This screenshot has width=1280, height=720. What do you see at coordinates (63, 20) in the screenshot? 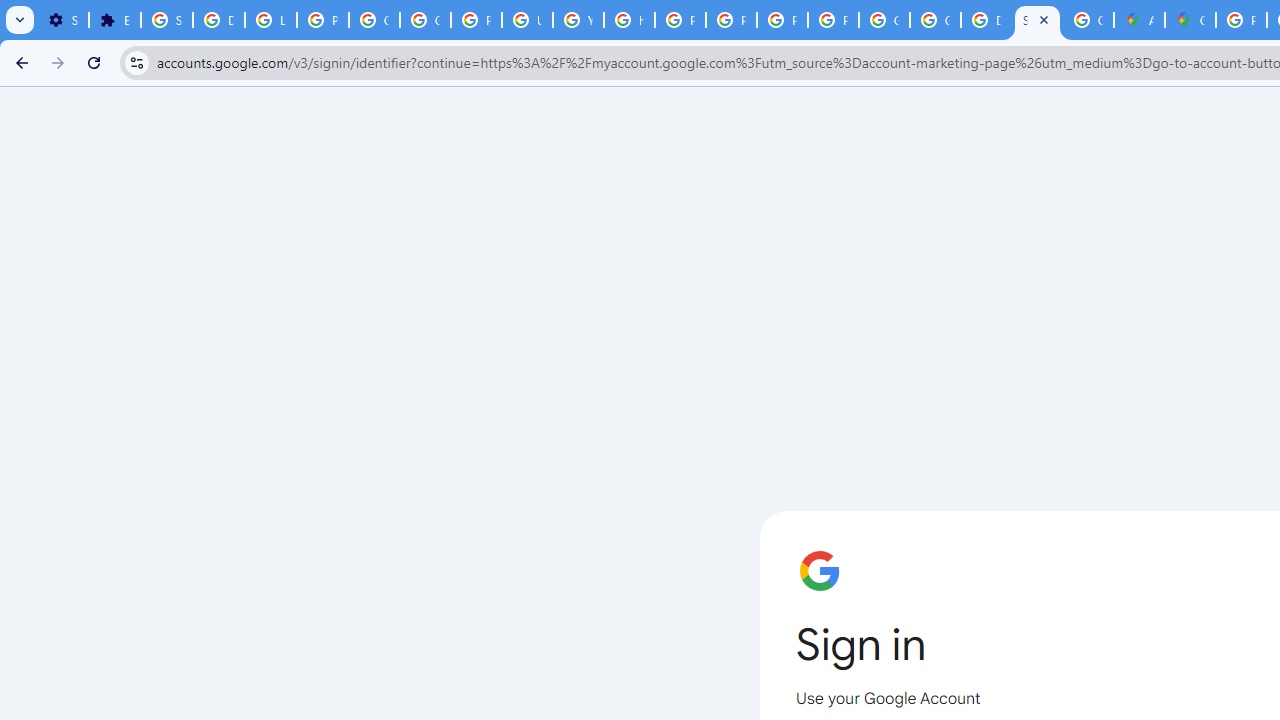
I see `'Settings - On startup'` at bounding box center [63, 20].